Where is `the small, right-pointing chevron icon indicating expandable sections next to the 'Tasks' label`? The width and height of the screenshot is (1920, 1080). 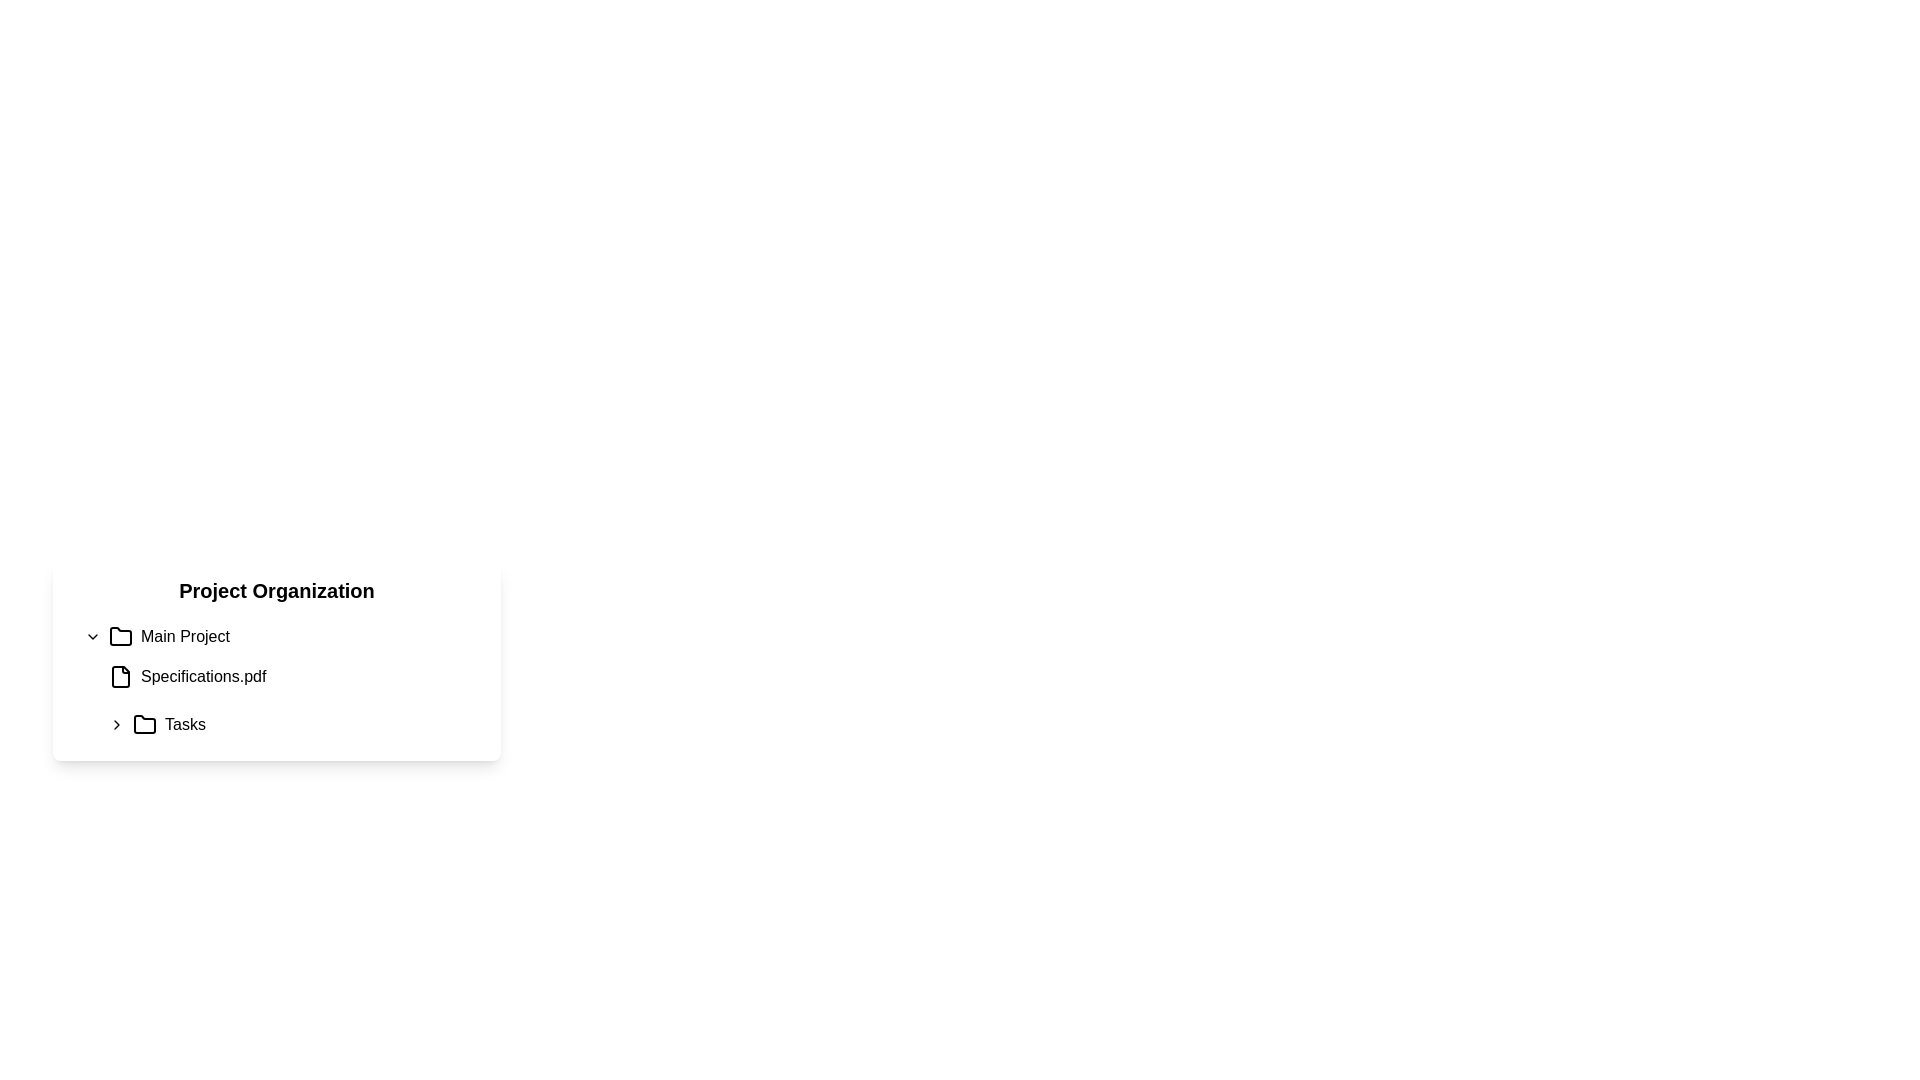
the small, right-pointing chevron icon indicating expandable sections next to the 'Tasks' label is located at coordinates (115, 725).